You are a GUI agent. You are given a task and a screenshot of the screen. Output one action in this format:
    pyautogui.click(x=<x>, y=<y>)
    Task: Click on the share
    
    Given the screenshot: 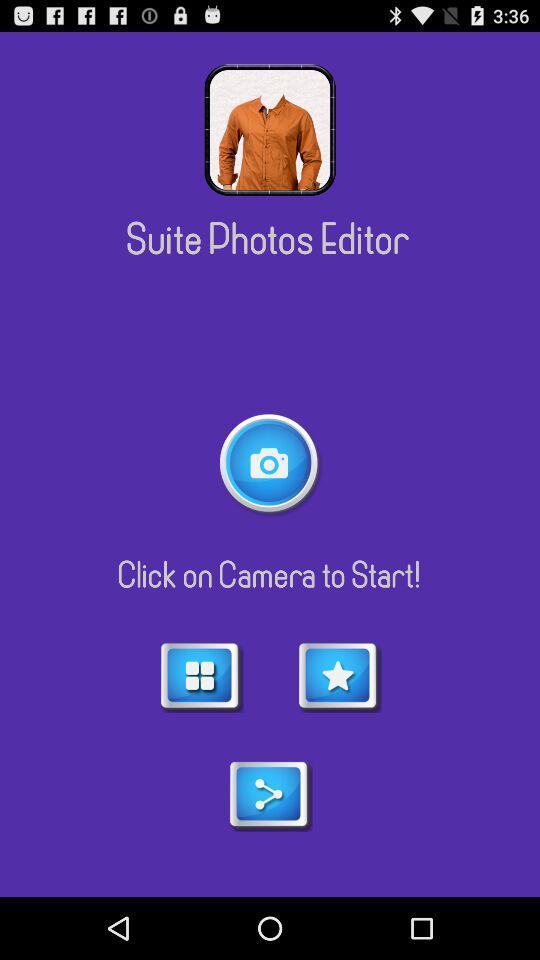 What is the action you would take?
    pyautogui.click(x=270, y=795)
    